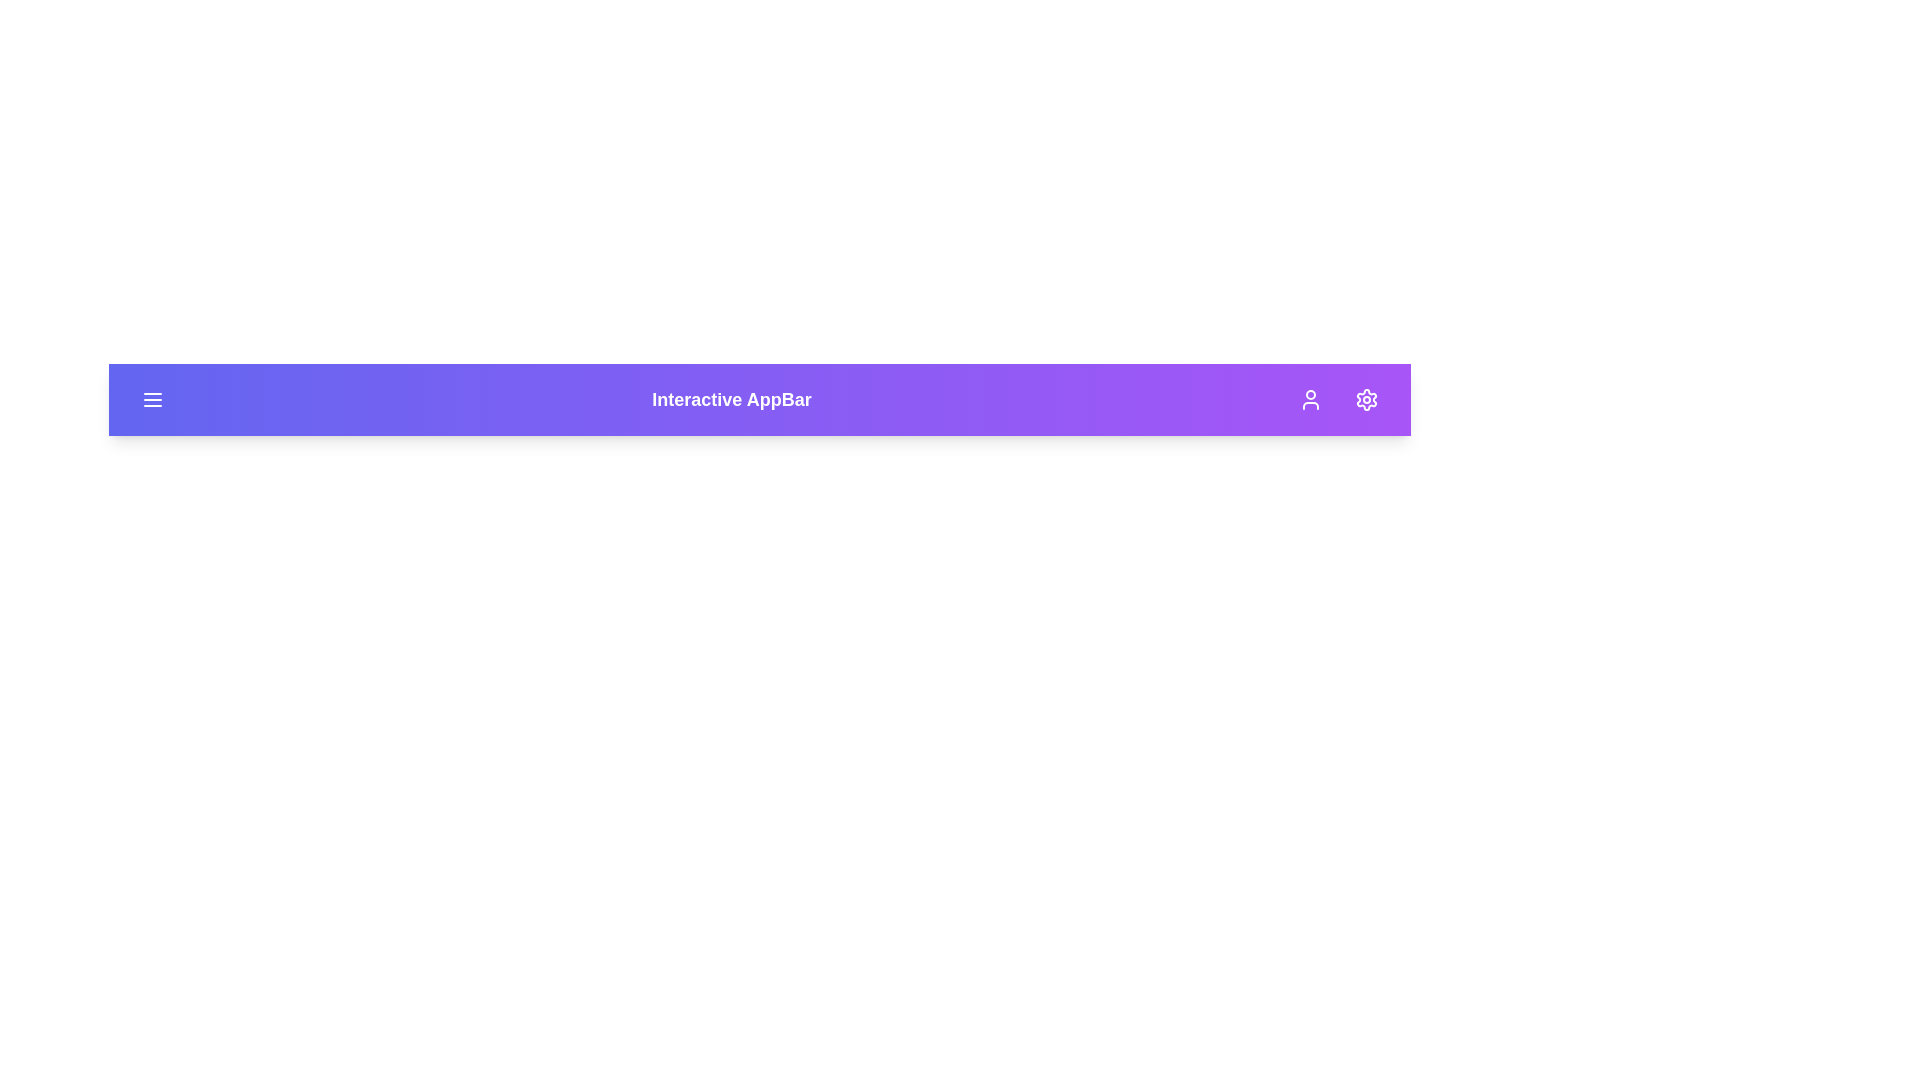 The height and width of the screenshot is (1080, 1920). What do you see at coordinates (730, 400) in the screenshot?
I see `the AppBar title by clicking on it` at bounding box center [730, 400].